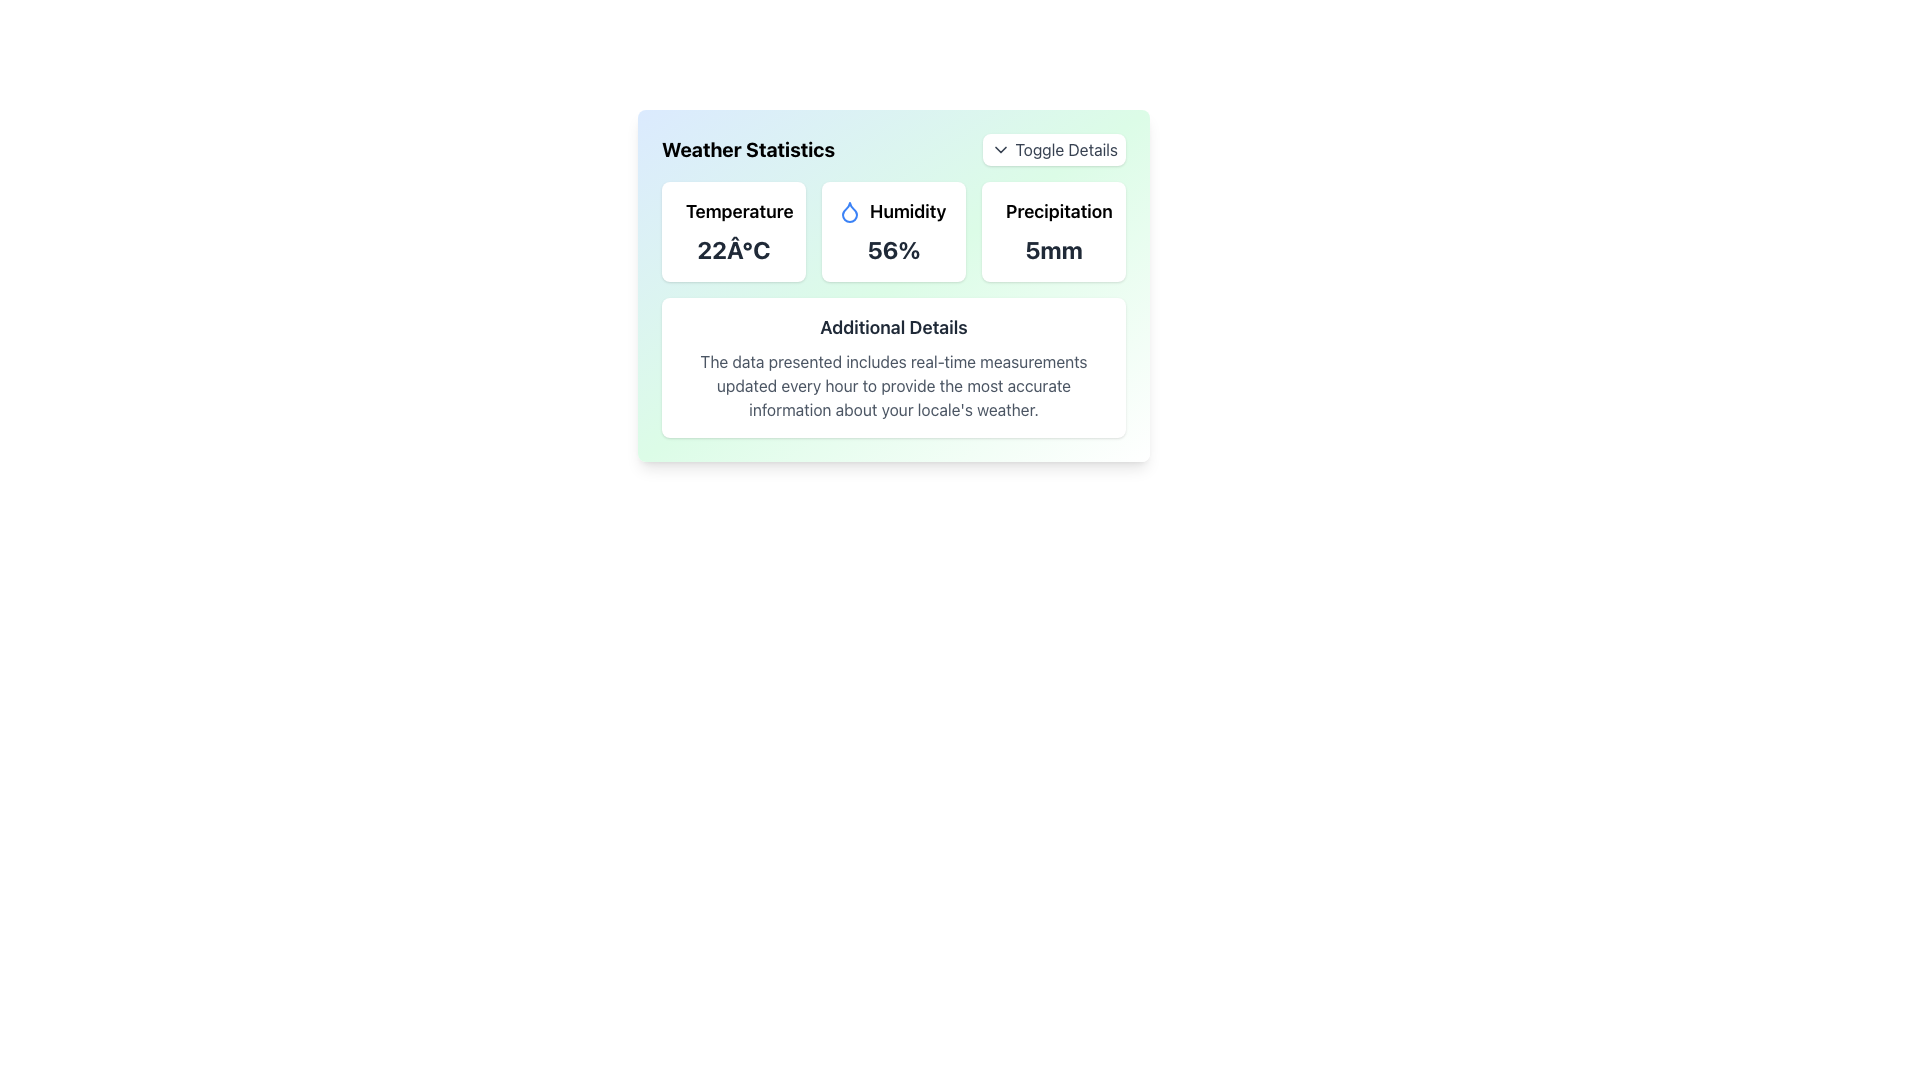 The height and width of the screenshot is (1080, 1920). What do you see at coordinates (1053, 249) in the screenshot?
I see `the text label displaying the precipitation level of '5mm' located within the 'Precipitation' section of the weather statistics card` at bounding box center [1053, 249].